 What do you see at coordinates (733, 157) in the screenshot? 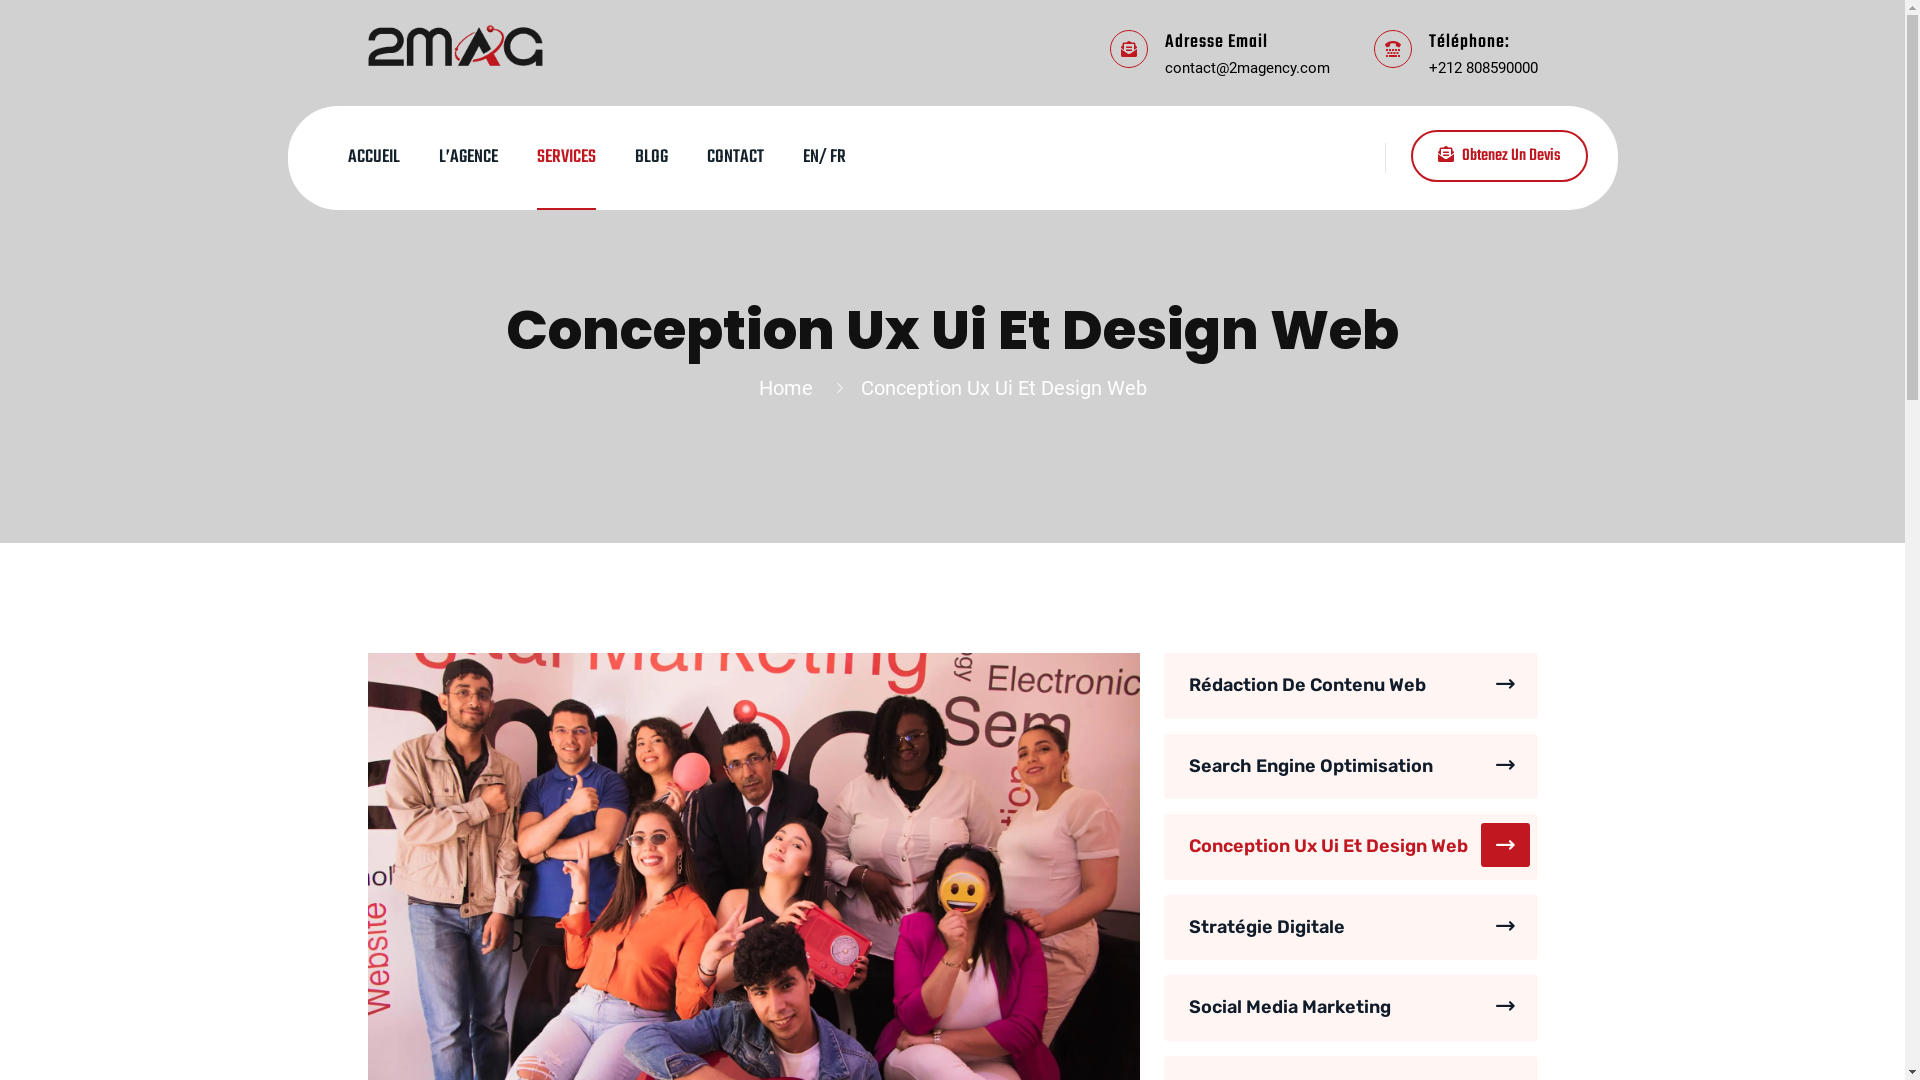
I see `'CONTACT'` at bounding box center [733, 157].